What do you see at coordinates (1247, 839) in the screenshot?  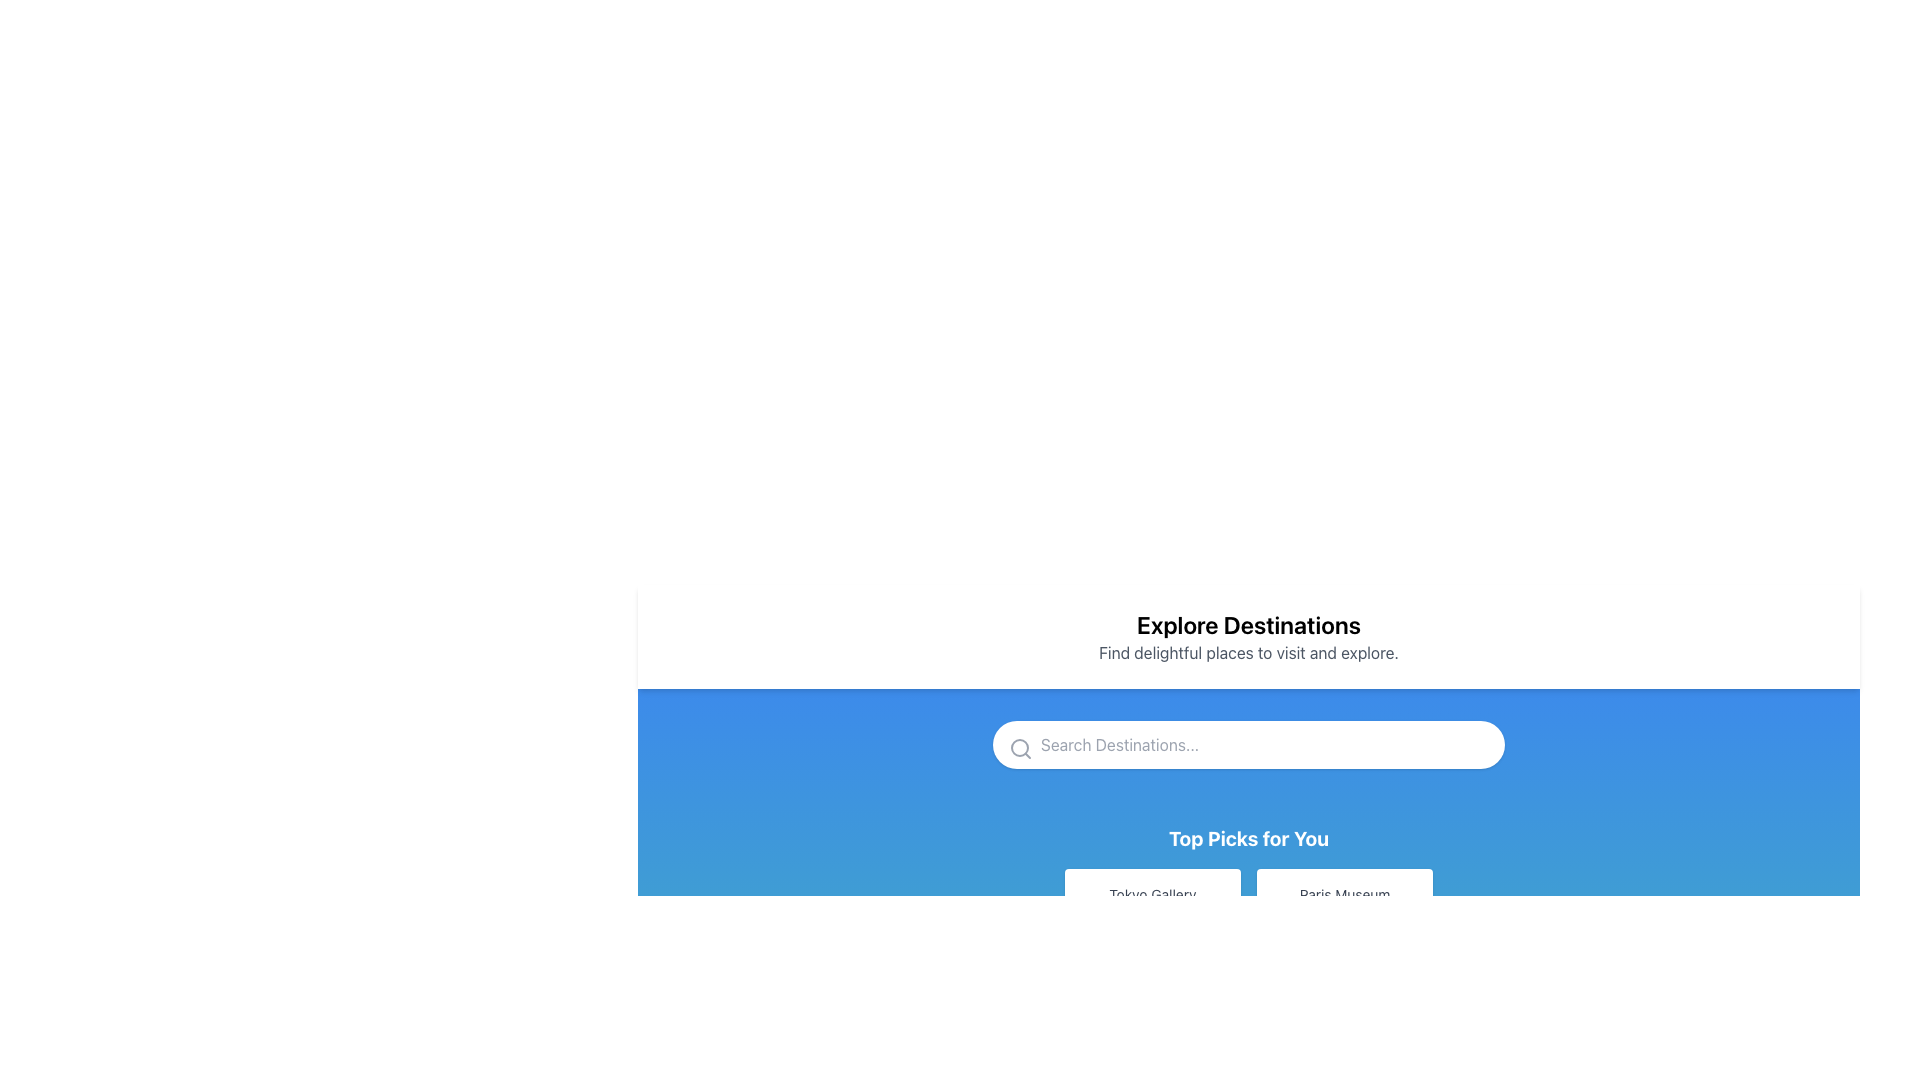 I see `the static text label 'Top Picks for You', which is styled with a bold, white font on a blue background, centrally aligned below the search input field and above the buttons` at bounding box center [1247, 839].